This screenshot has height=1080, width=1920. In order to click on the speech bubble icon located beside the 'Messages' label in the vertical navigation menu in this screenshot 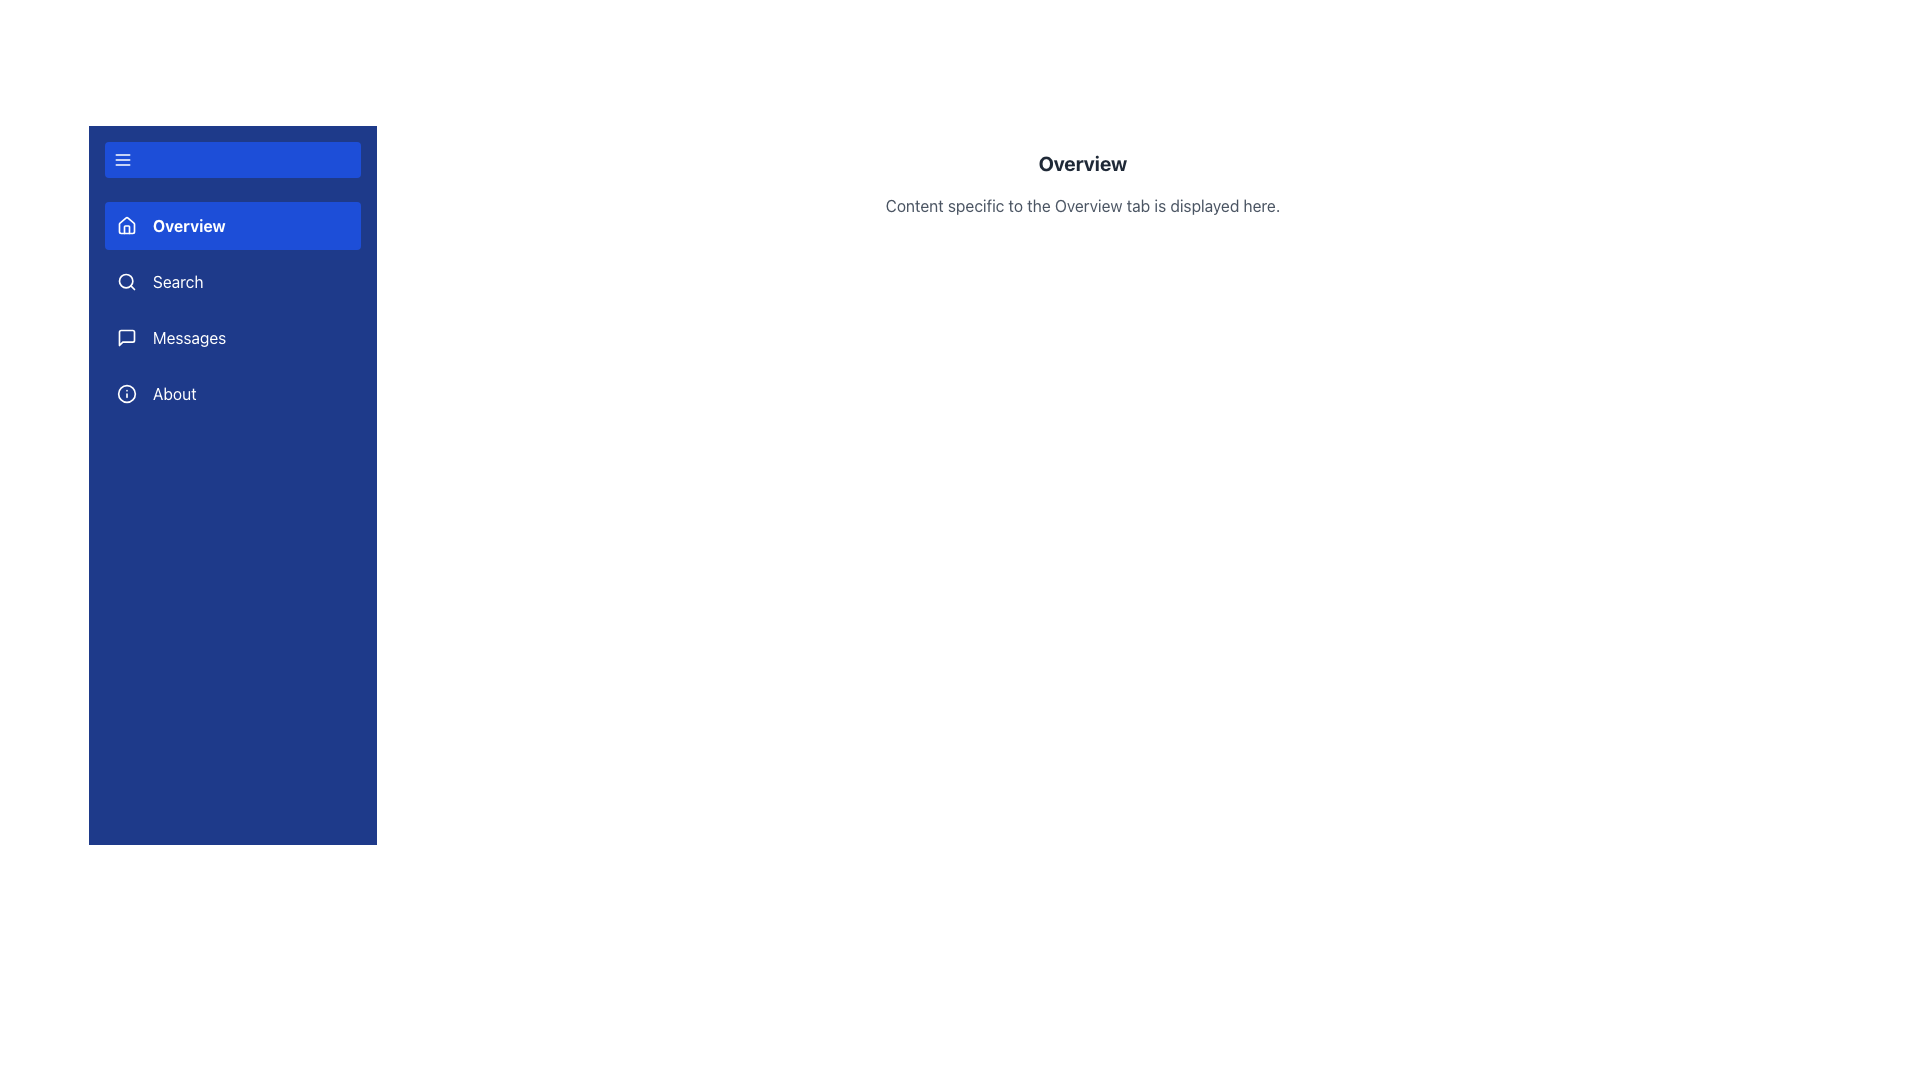, I will do `click(125, 337)`.